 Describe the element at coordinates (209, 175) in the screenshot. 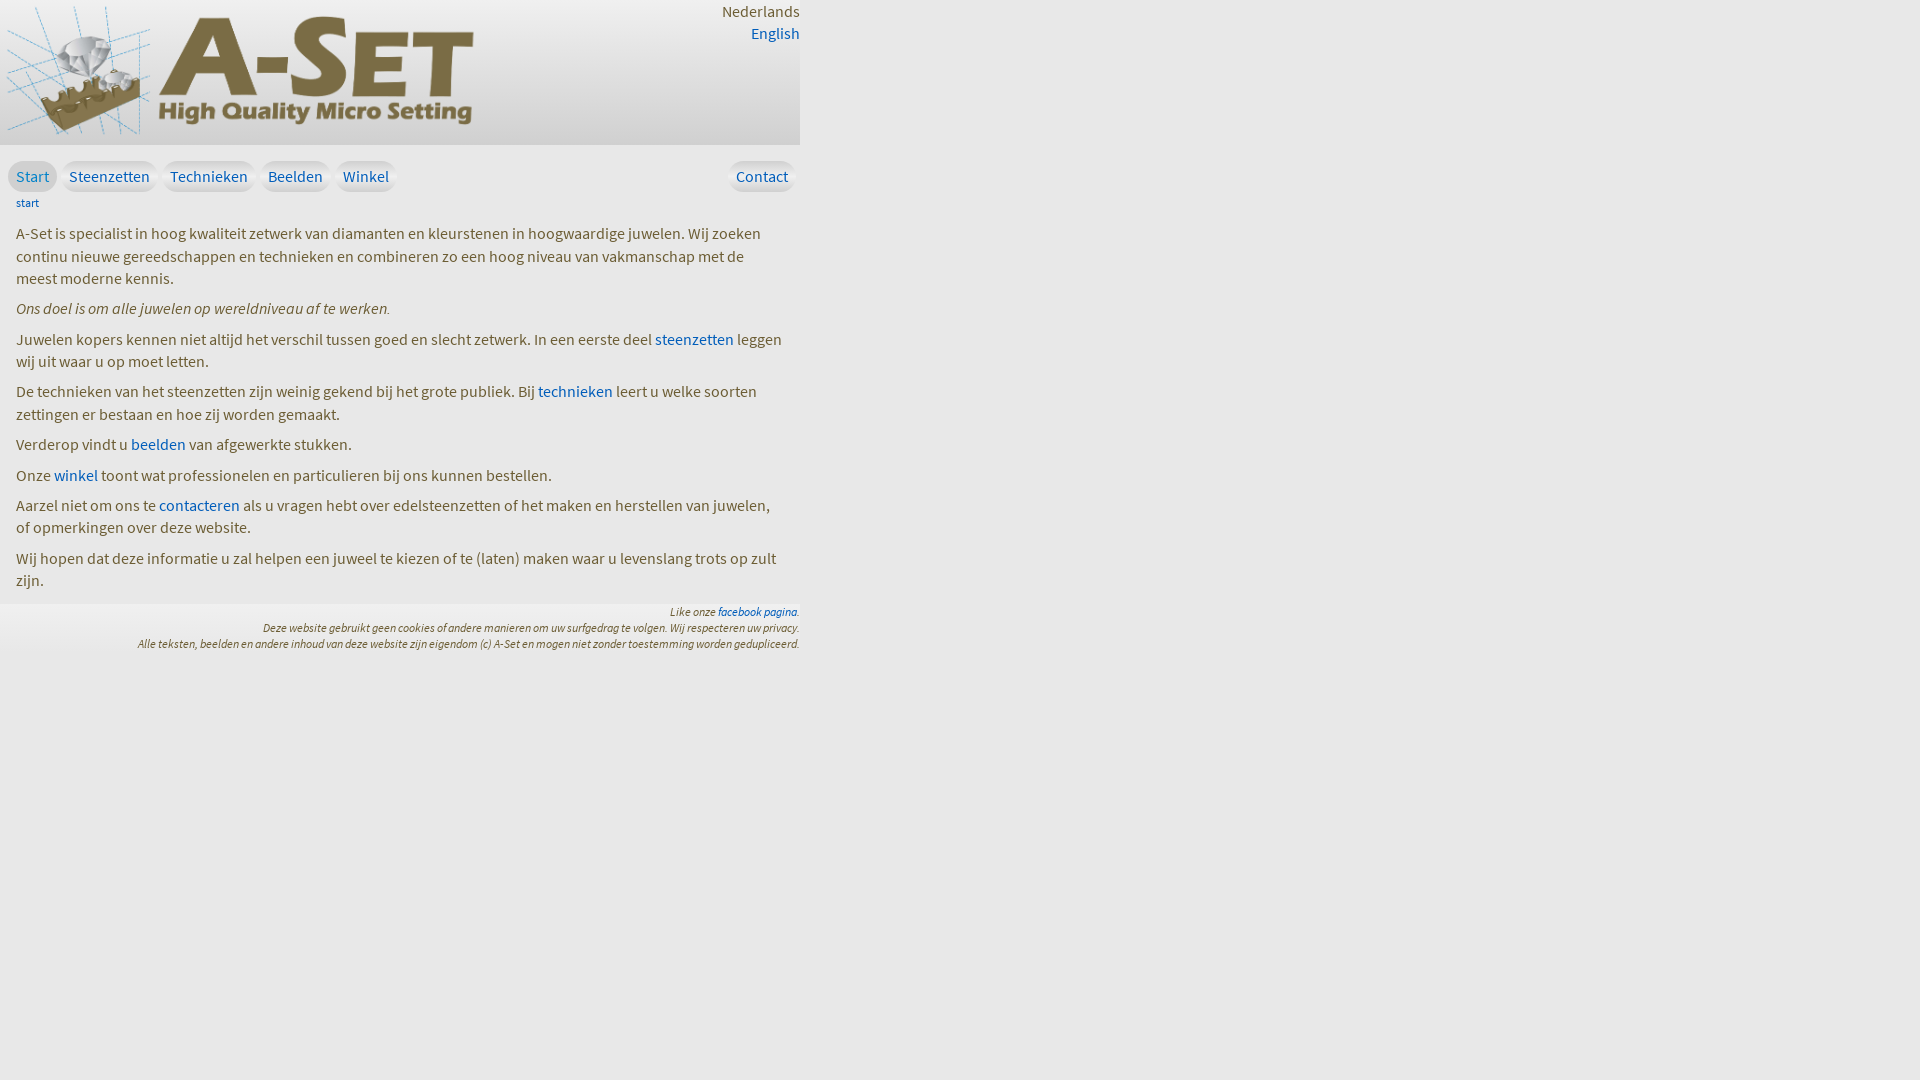

I see `'Technieken'` at that location.